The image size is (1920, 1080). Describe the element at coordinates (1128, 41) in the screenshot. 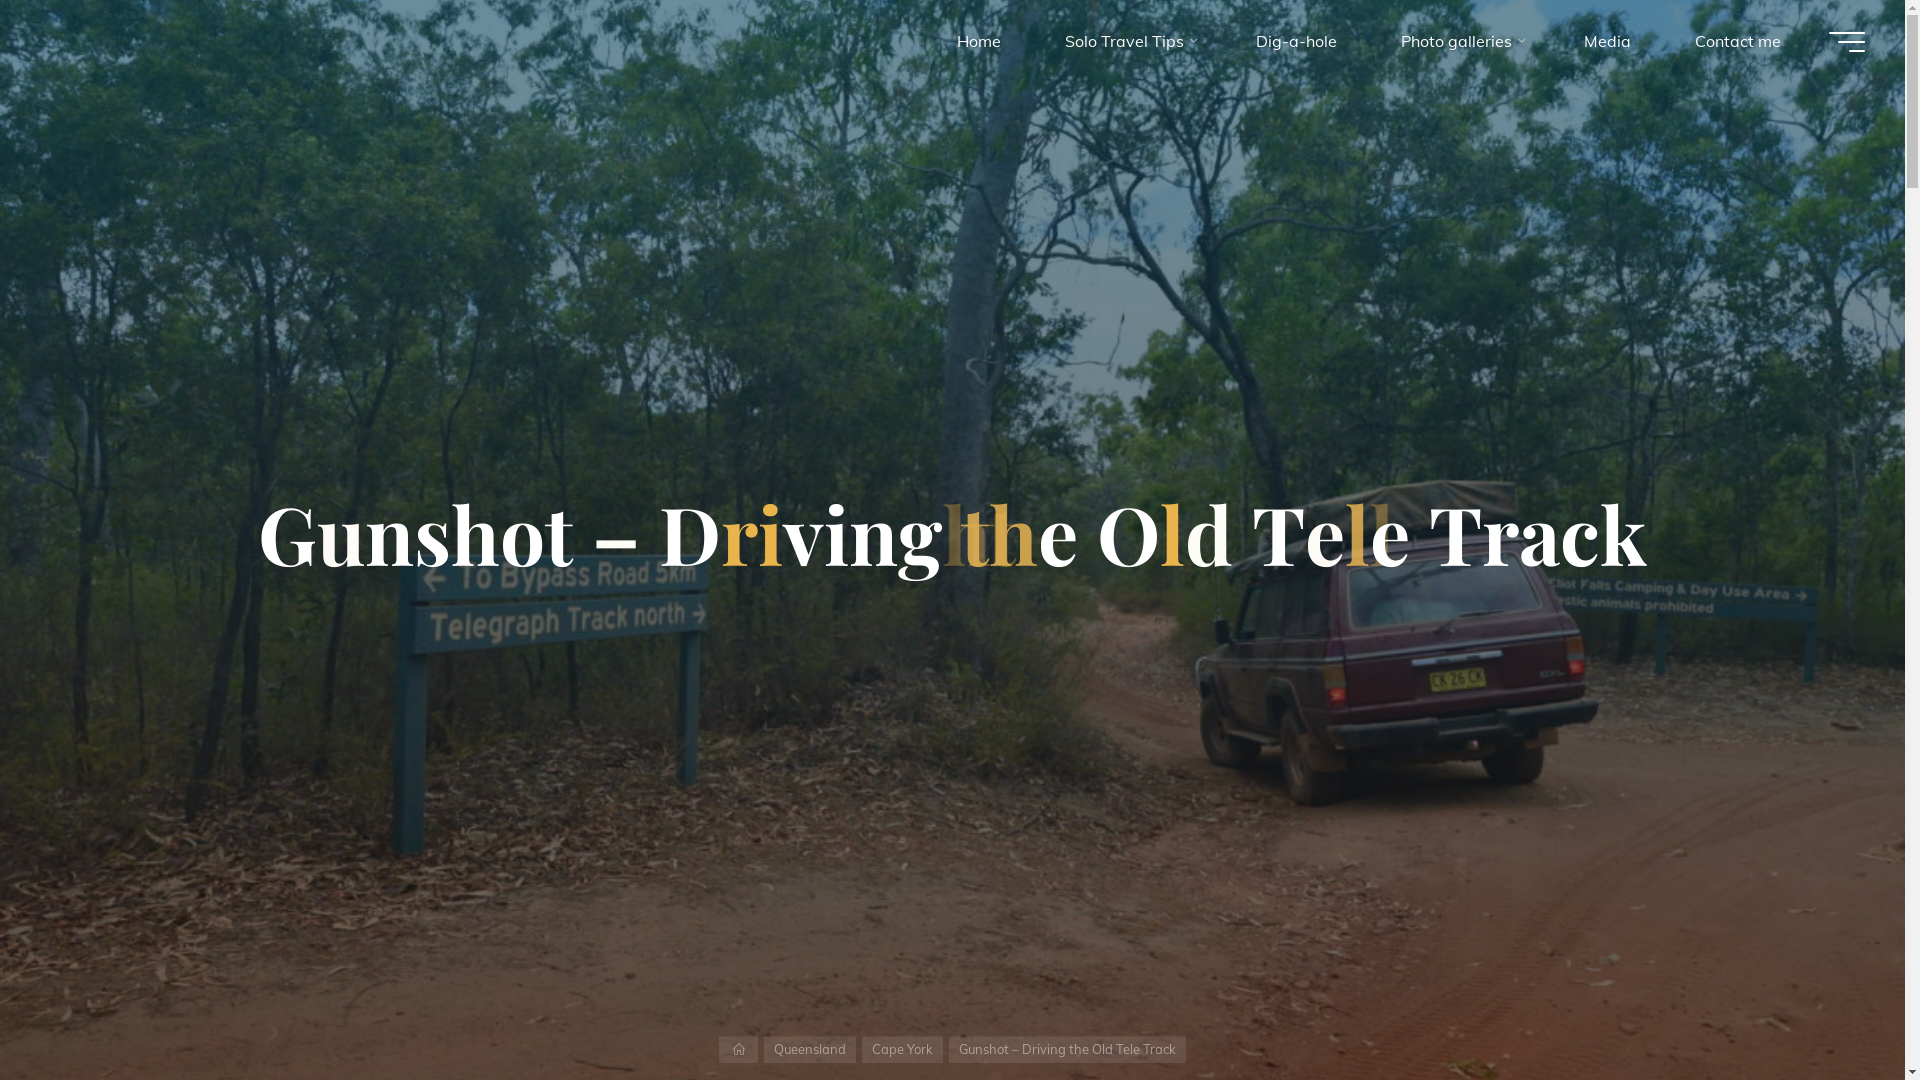

I see `'Solo Travel Tips'` at that location.